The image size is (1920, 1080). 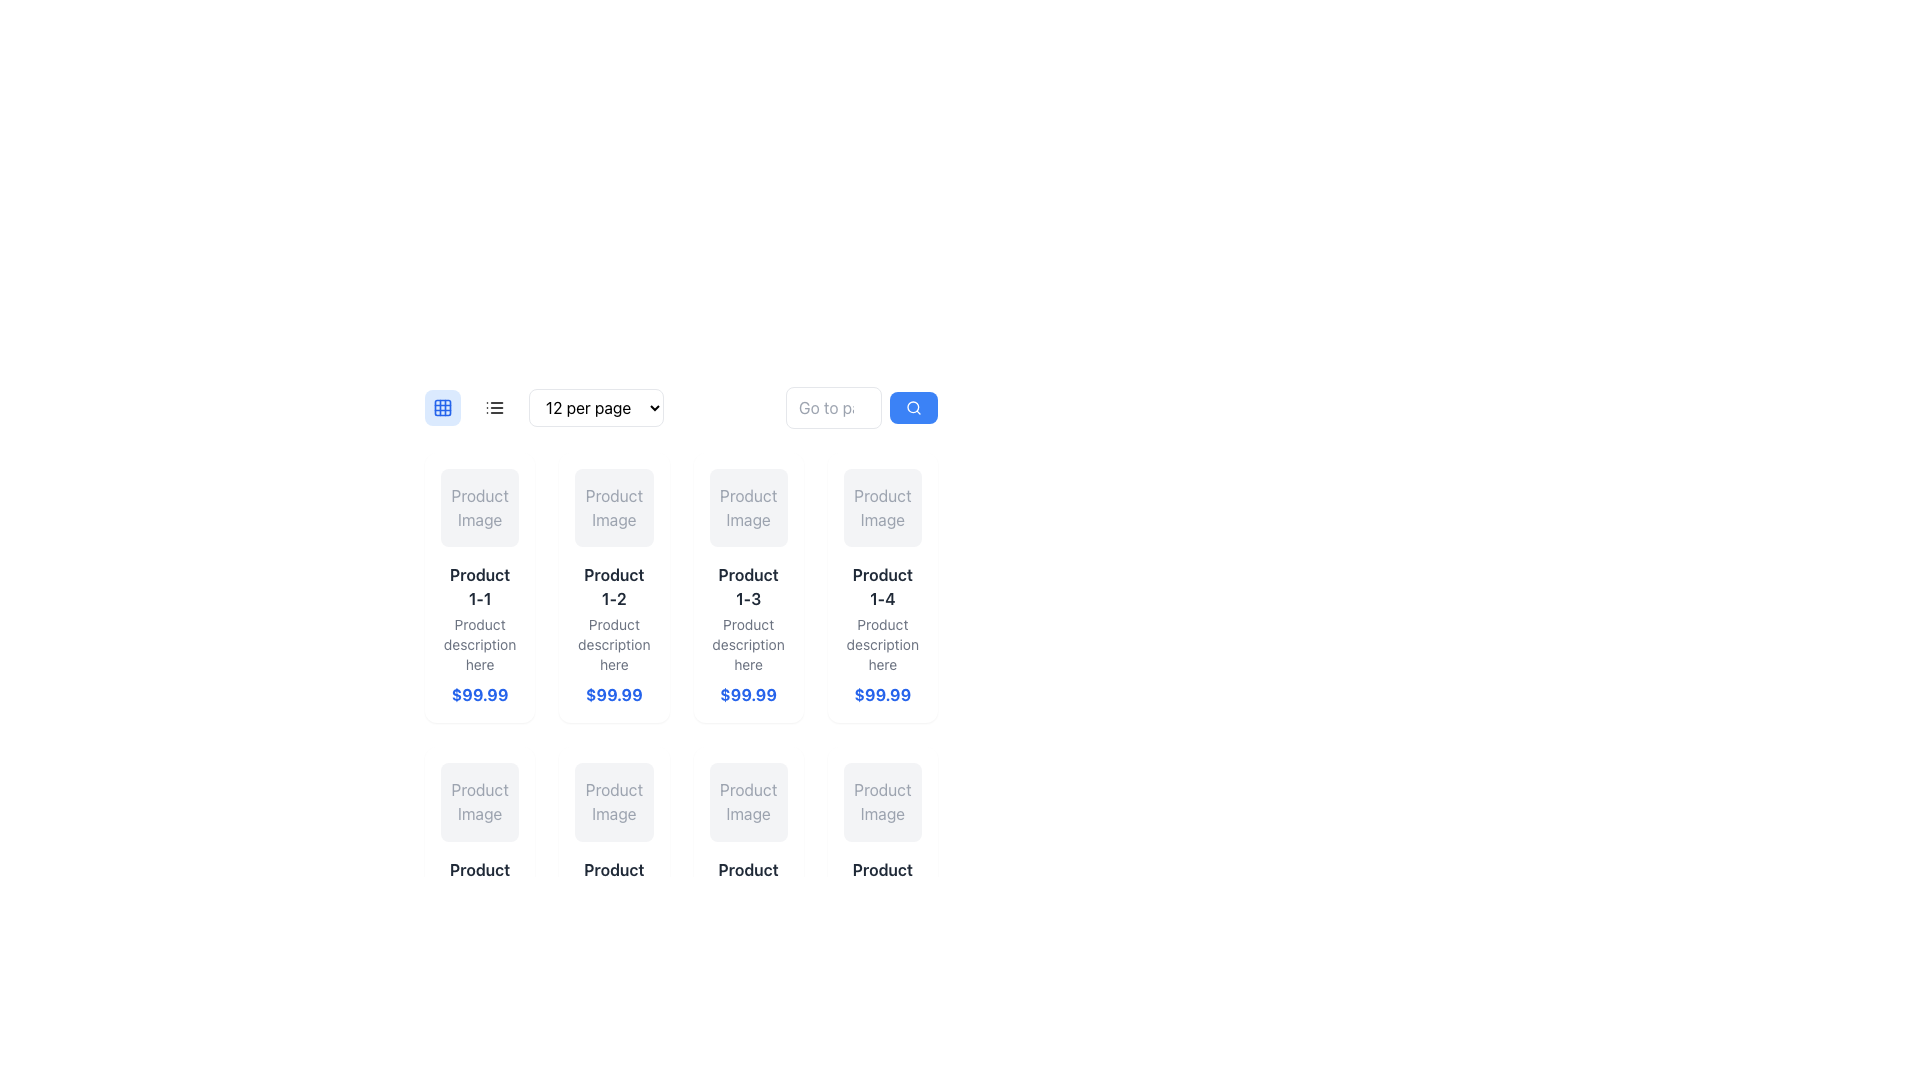 I want to click on the Product card displaying 'Product 1-2', which has a bold title, a gray description, and a blue price, located in the second column of the top row of the product grid, so click(x=613, y=635).